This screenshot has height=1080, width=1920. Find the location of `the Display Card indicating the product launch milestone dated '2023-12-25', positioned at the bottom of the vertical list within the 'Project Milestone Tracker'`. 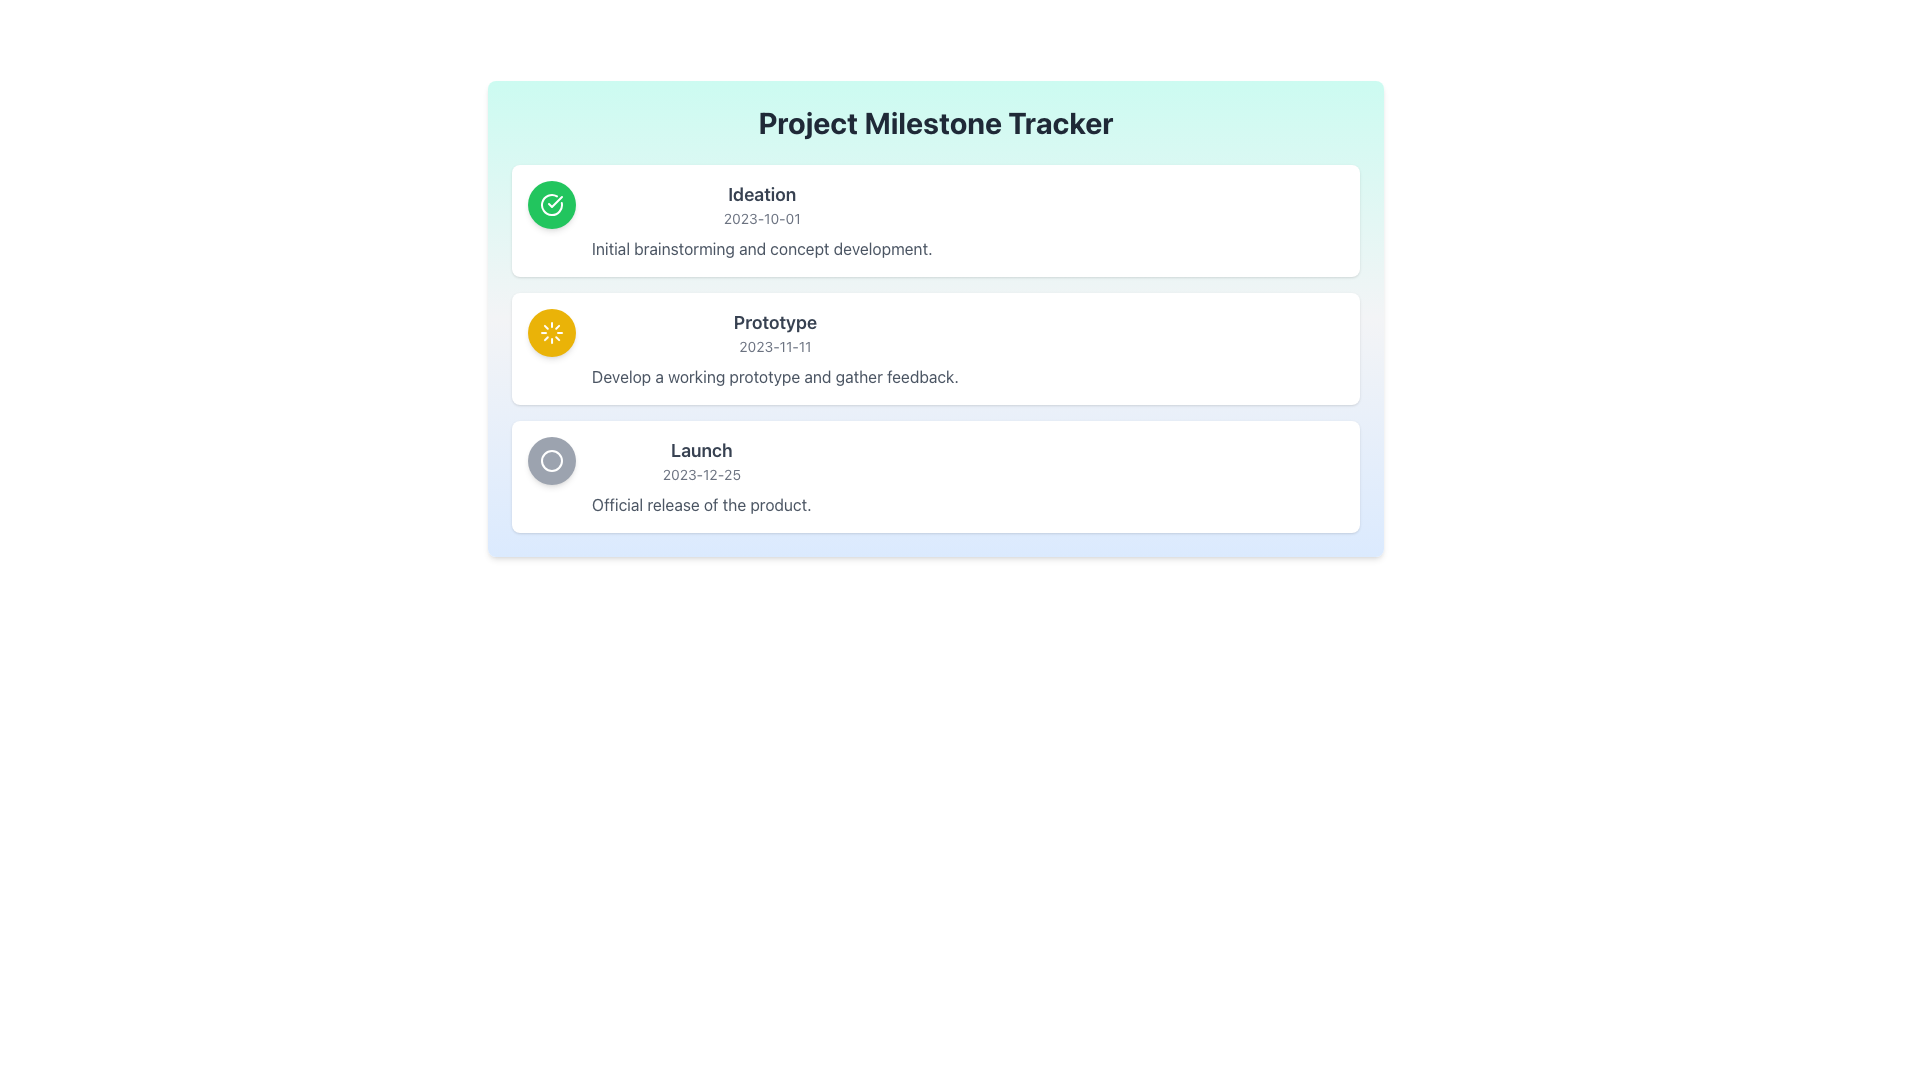

the Display Card indicating the product launch milestone dated '2023-12-25', positioned at the bottom of the vertical list within the 'Project Milestone Tracker' is located at coordinates (935, 477).